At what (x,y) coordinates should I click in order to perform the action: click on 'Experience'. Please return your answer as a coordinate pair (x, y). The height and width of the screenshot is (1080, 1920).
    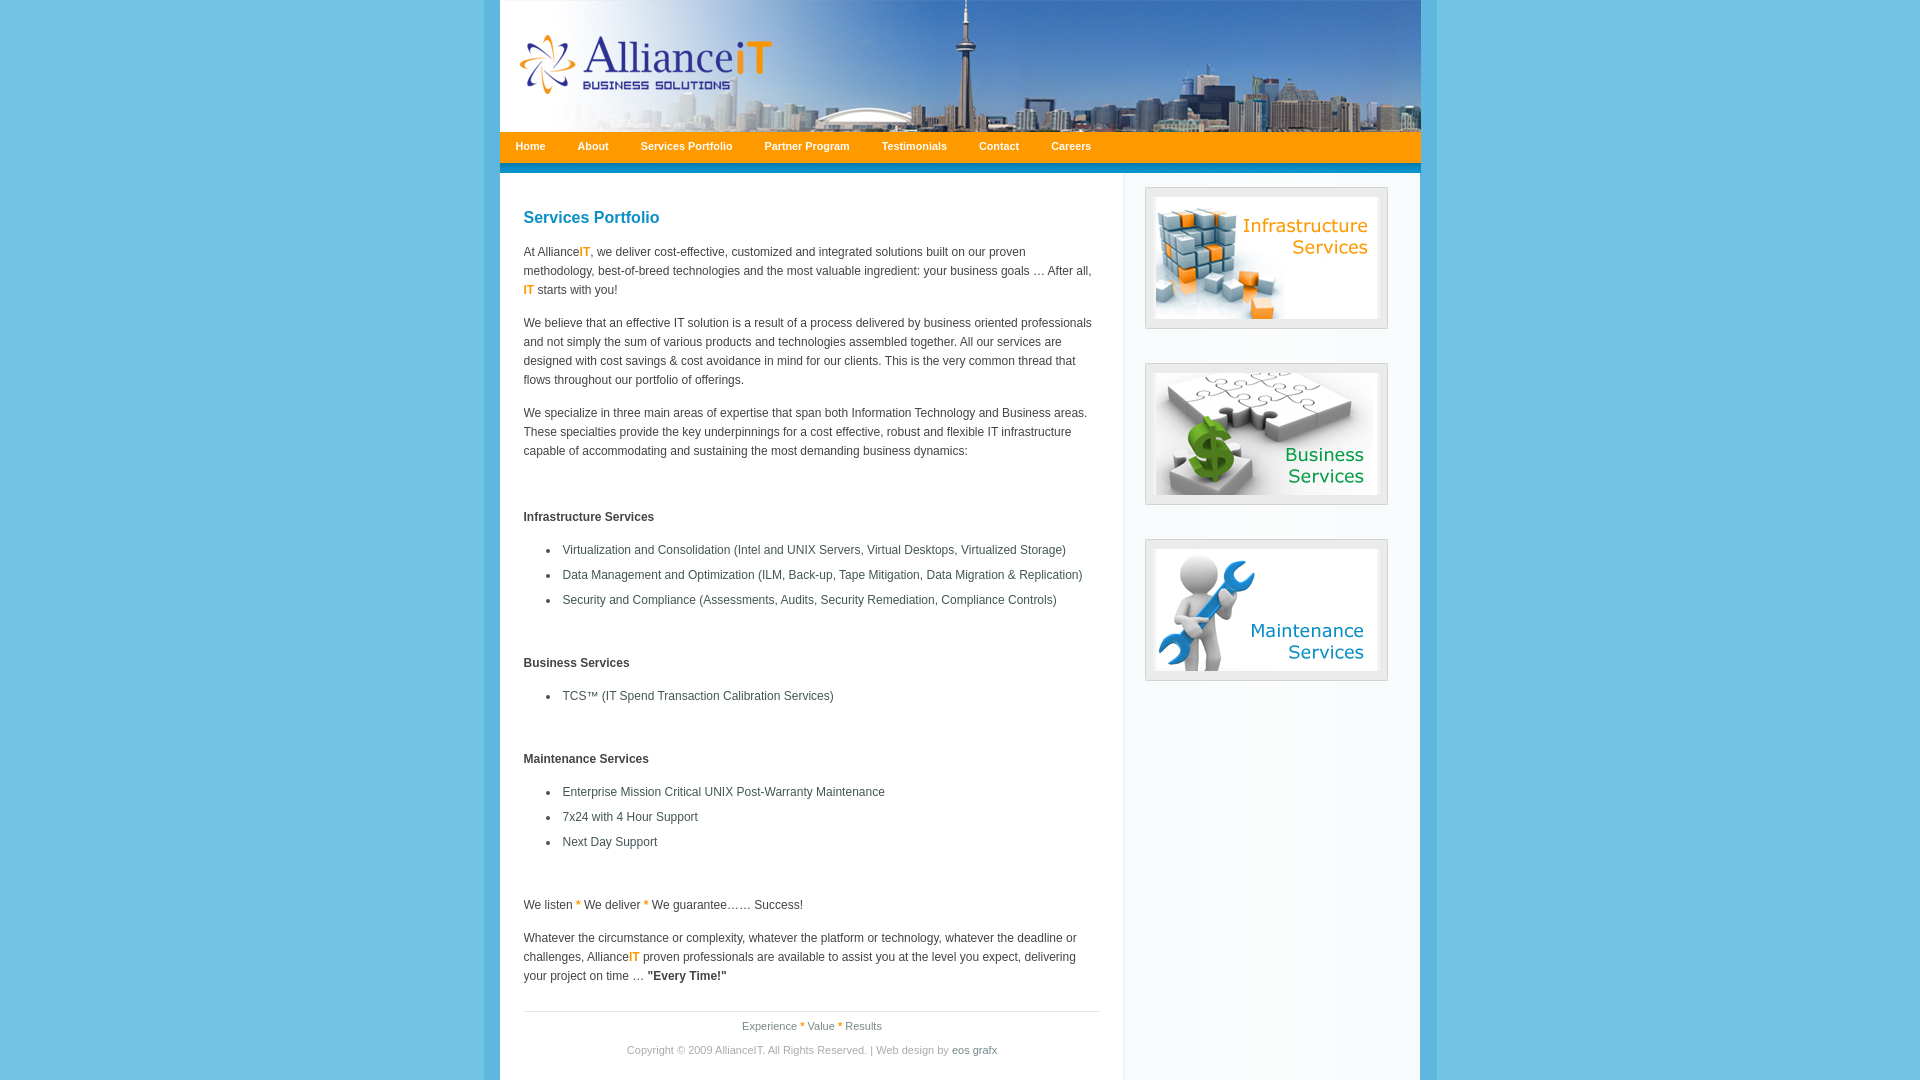
    Looking at the image, I should click on (768, 1026).